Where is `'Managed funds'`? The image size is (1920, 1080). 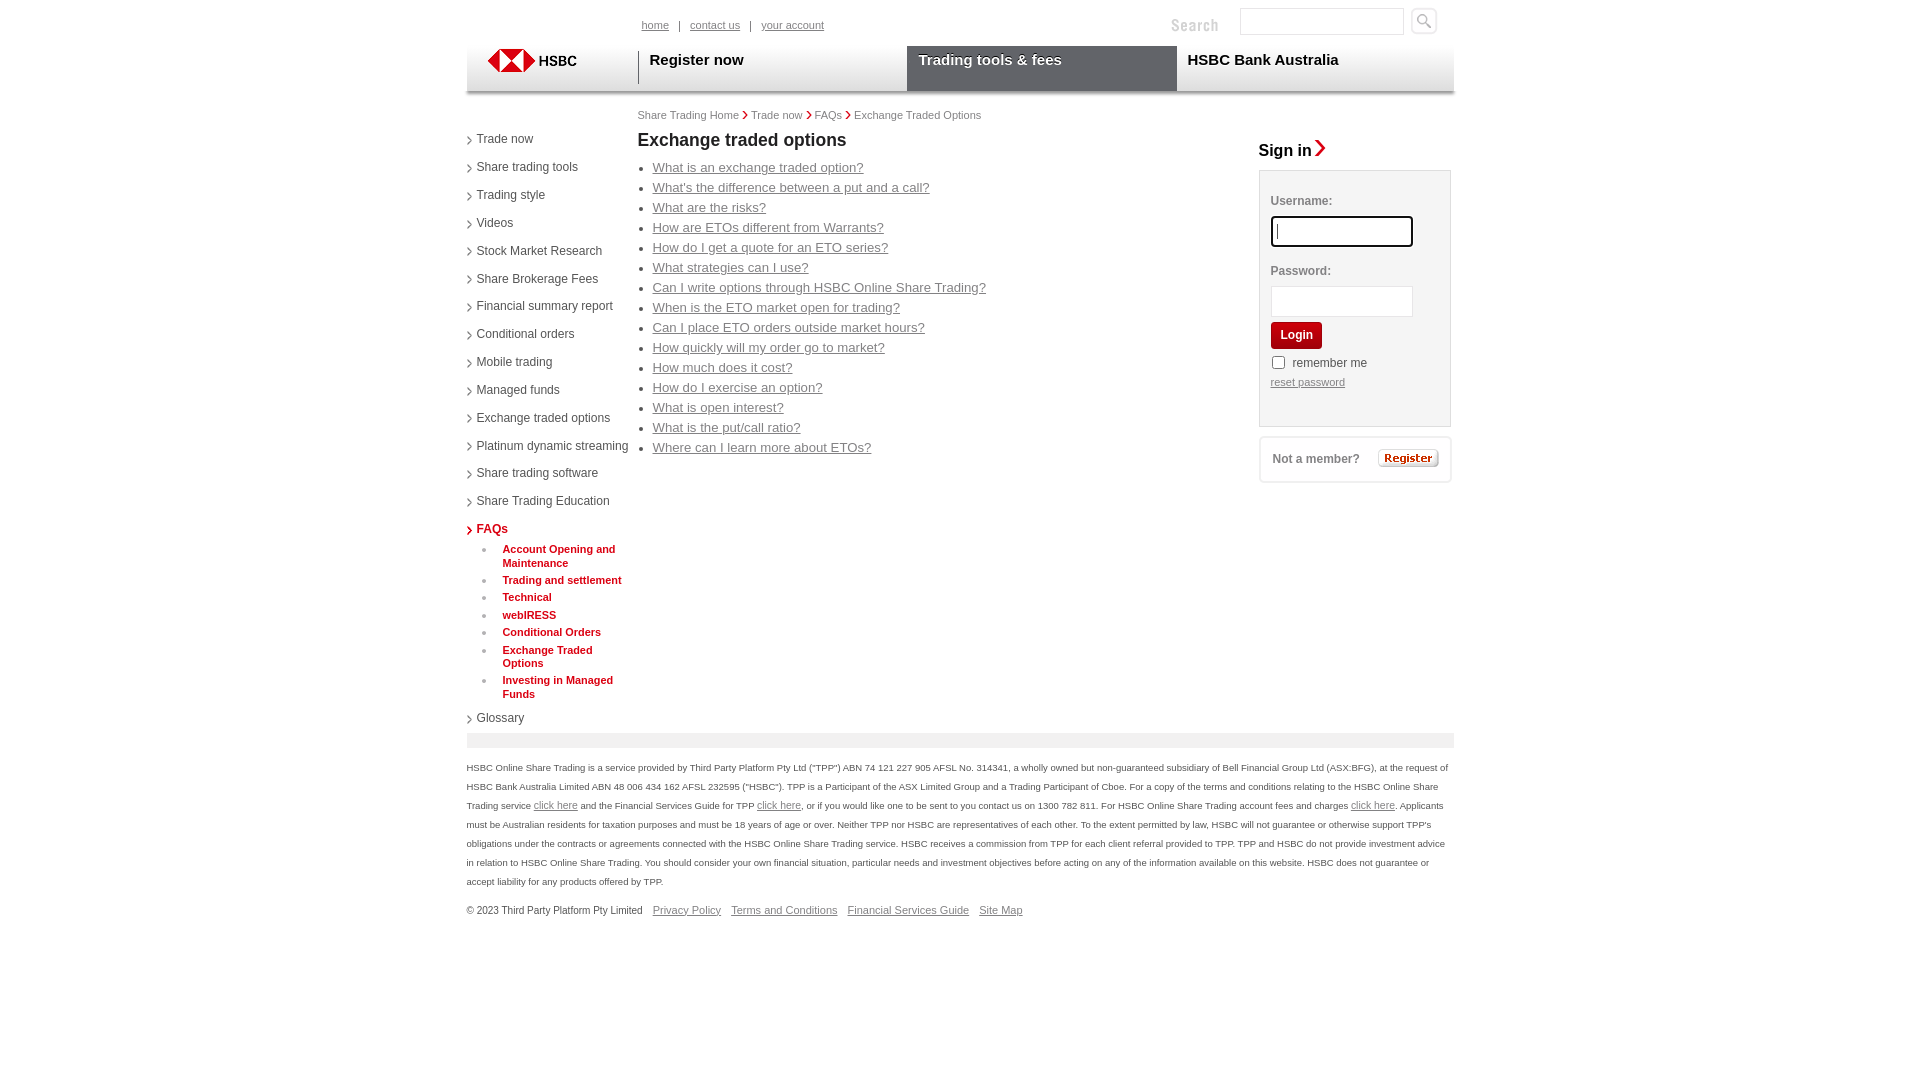 'Managed funds' is located at coordinates (512, 390).